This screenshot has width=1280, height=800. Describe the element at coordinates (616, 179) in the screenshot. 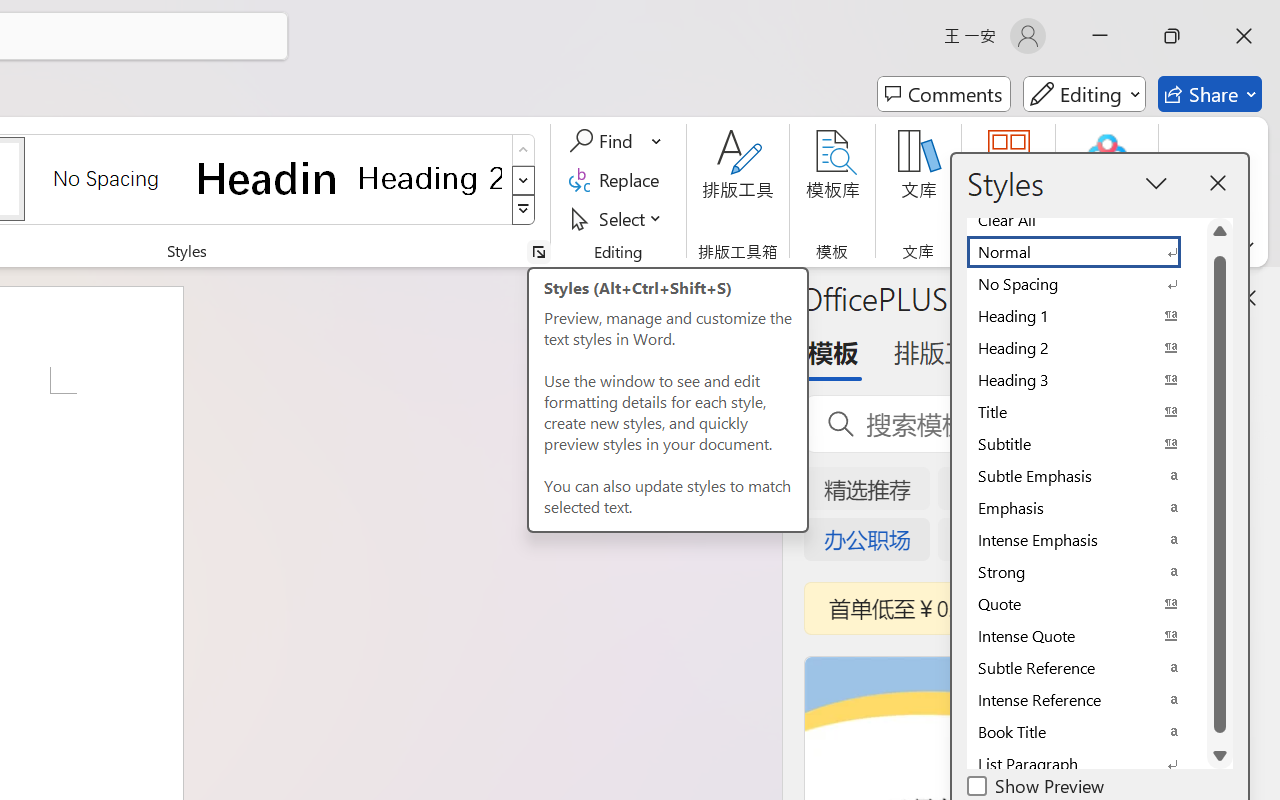

I see `'Replace...'` at that location.